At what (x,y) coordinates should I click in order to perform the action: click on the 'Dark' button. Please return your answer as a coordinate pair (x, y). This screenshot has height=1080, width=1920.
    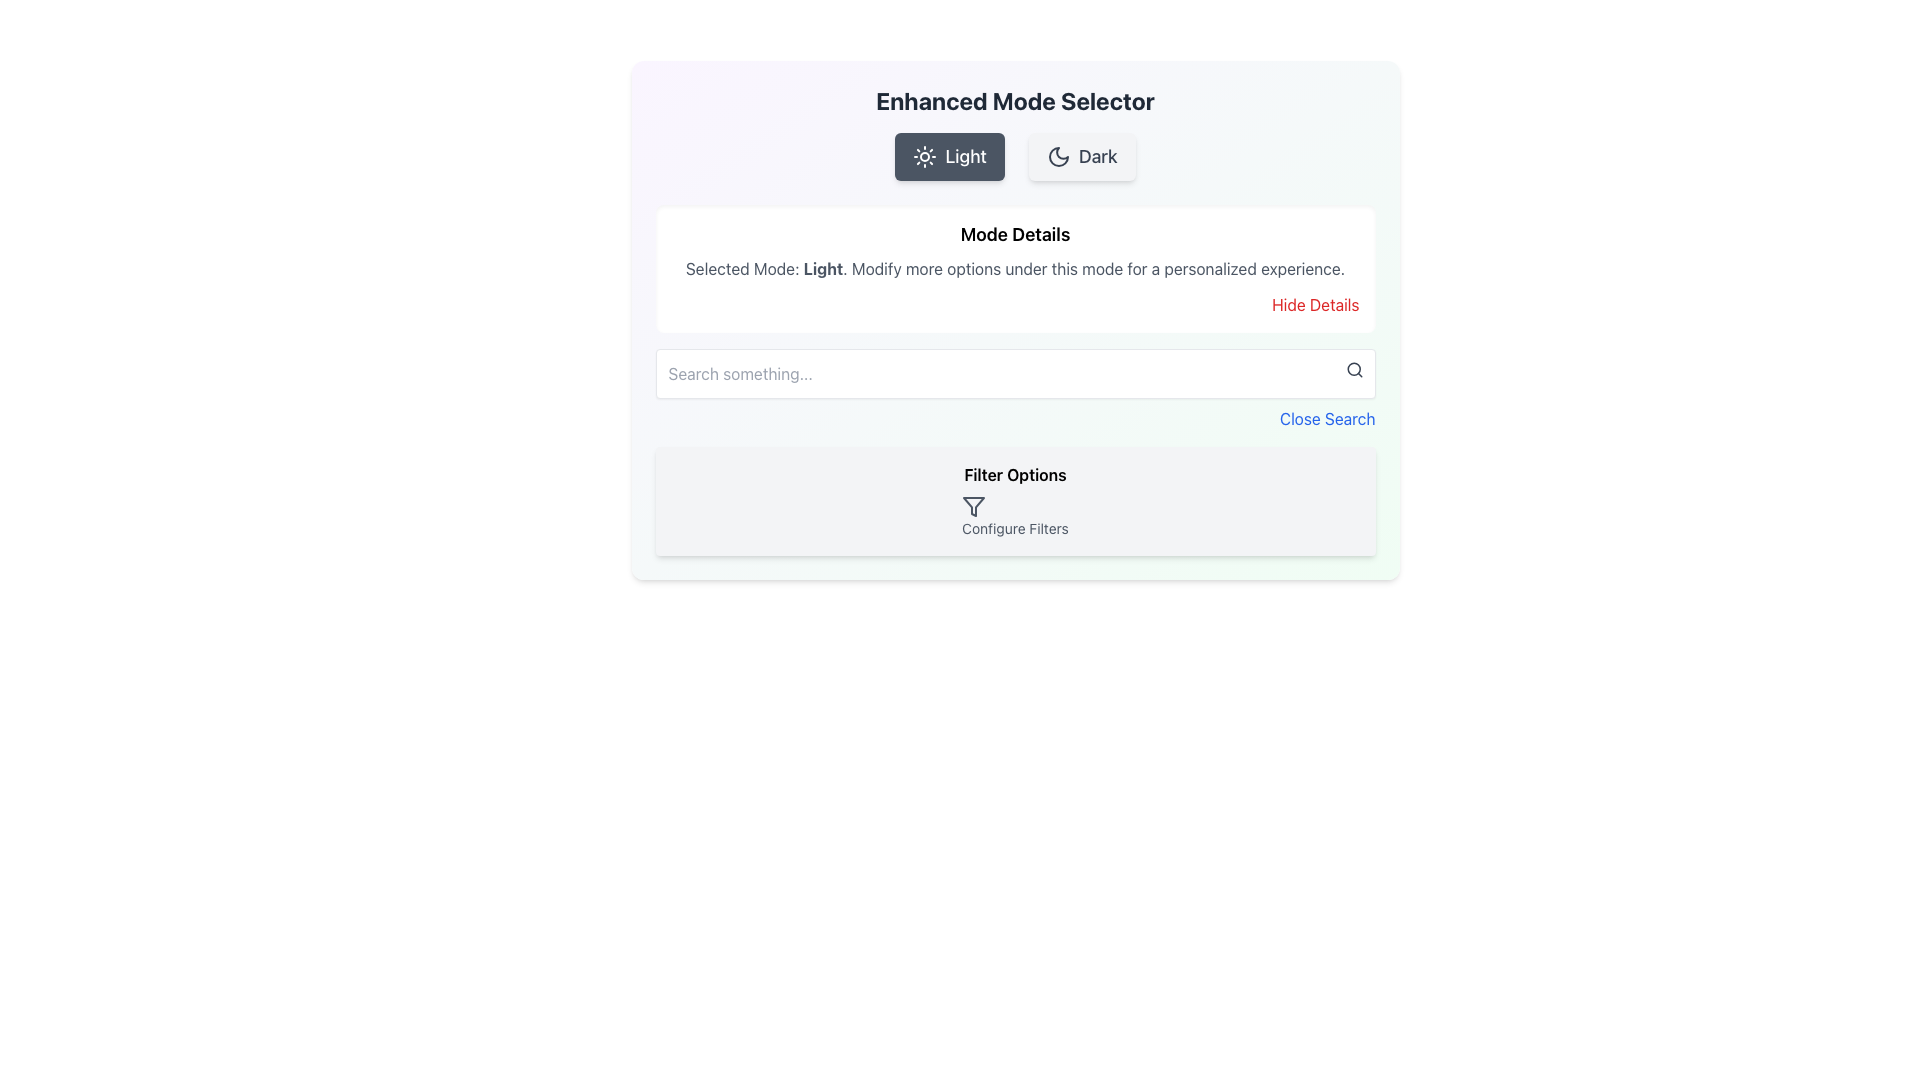
    Looking at the image, I should click on (1081, 156).